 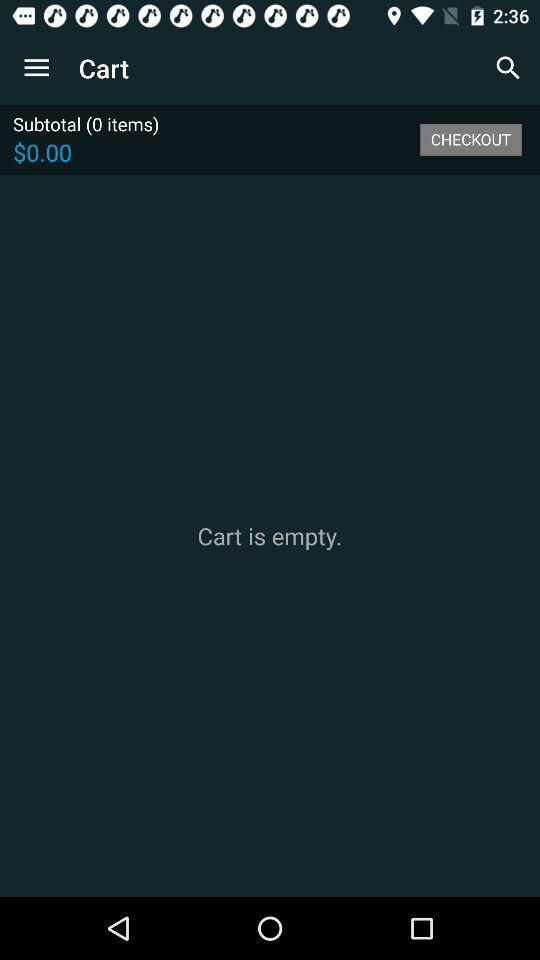 What do you see at coordinates (36, 68) in the screenshot?
I see `icon next to the cart app` at bounding box center [36, 68].